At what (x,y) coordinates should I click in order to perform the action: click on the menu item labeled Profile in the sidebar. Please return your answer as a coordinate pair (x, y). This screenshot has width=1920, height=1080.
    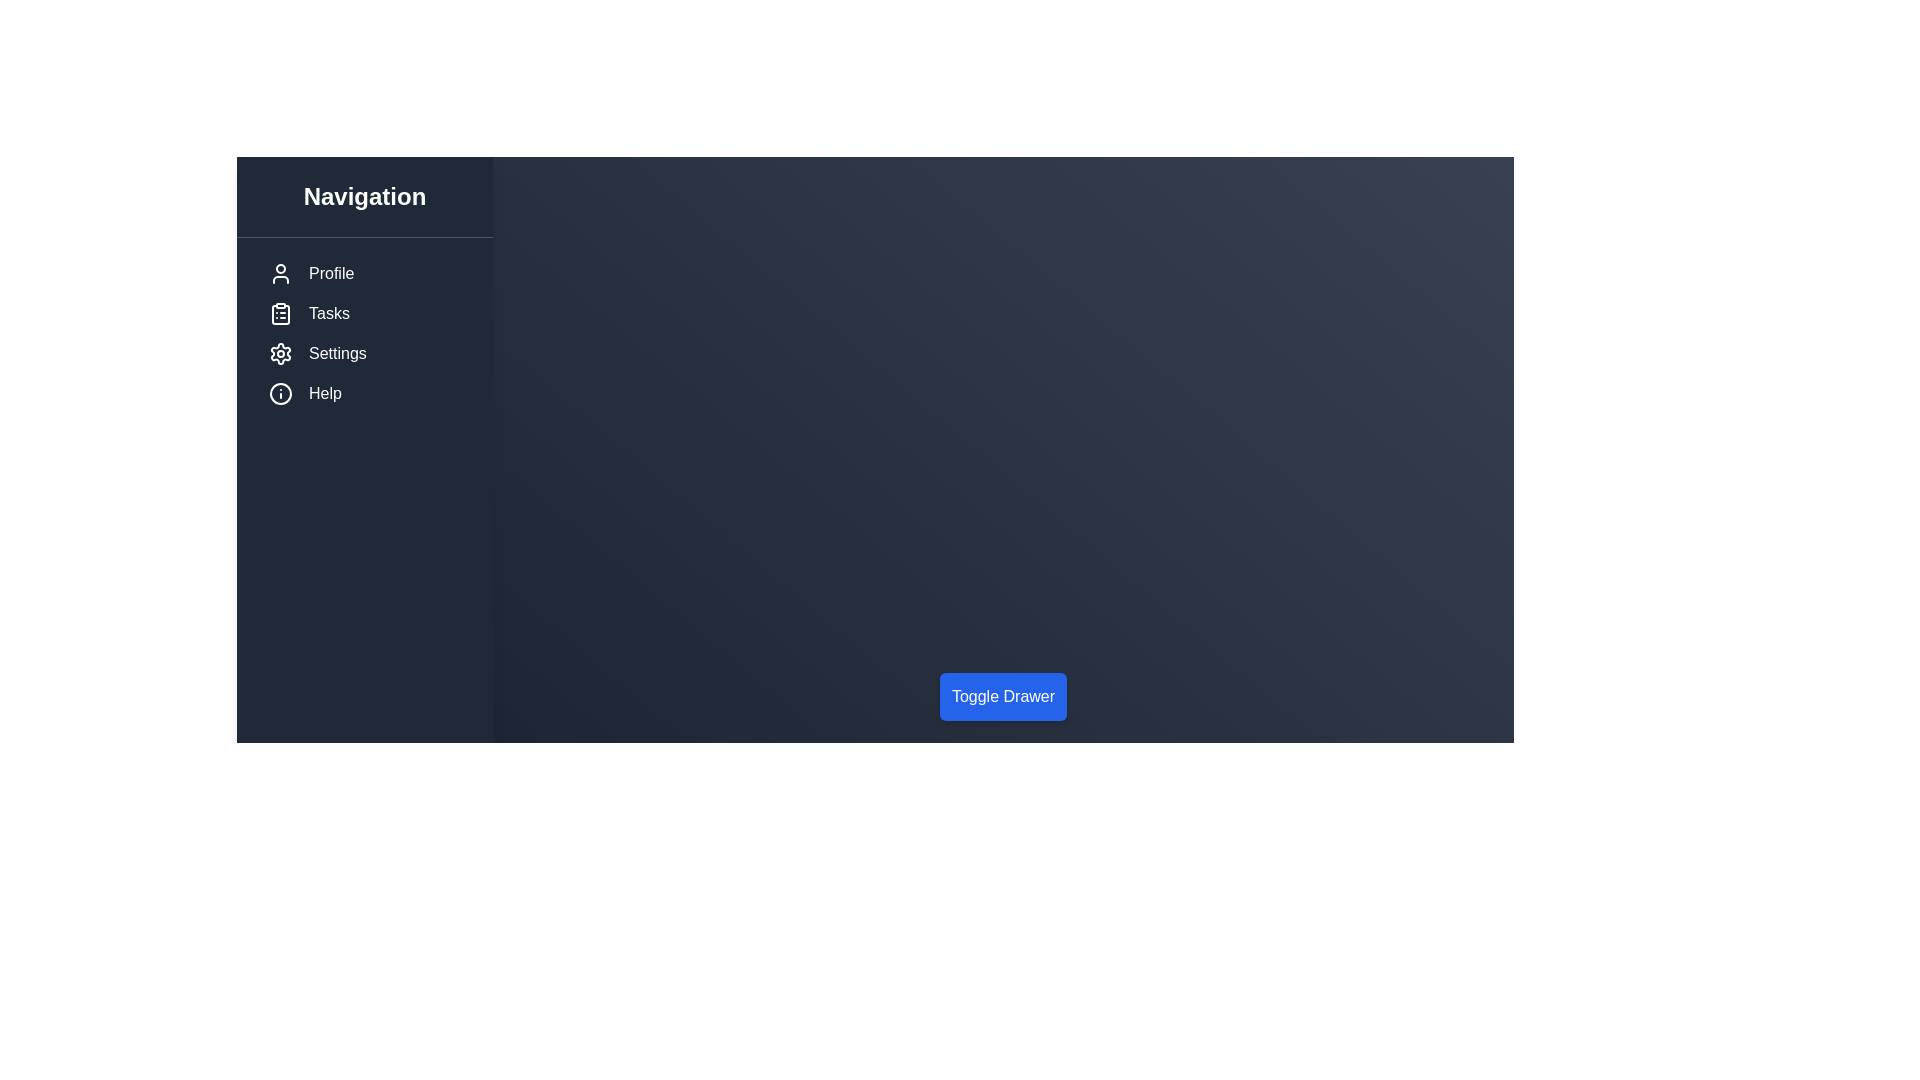
    Looking at the image, I should click on (364, 273).